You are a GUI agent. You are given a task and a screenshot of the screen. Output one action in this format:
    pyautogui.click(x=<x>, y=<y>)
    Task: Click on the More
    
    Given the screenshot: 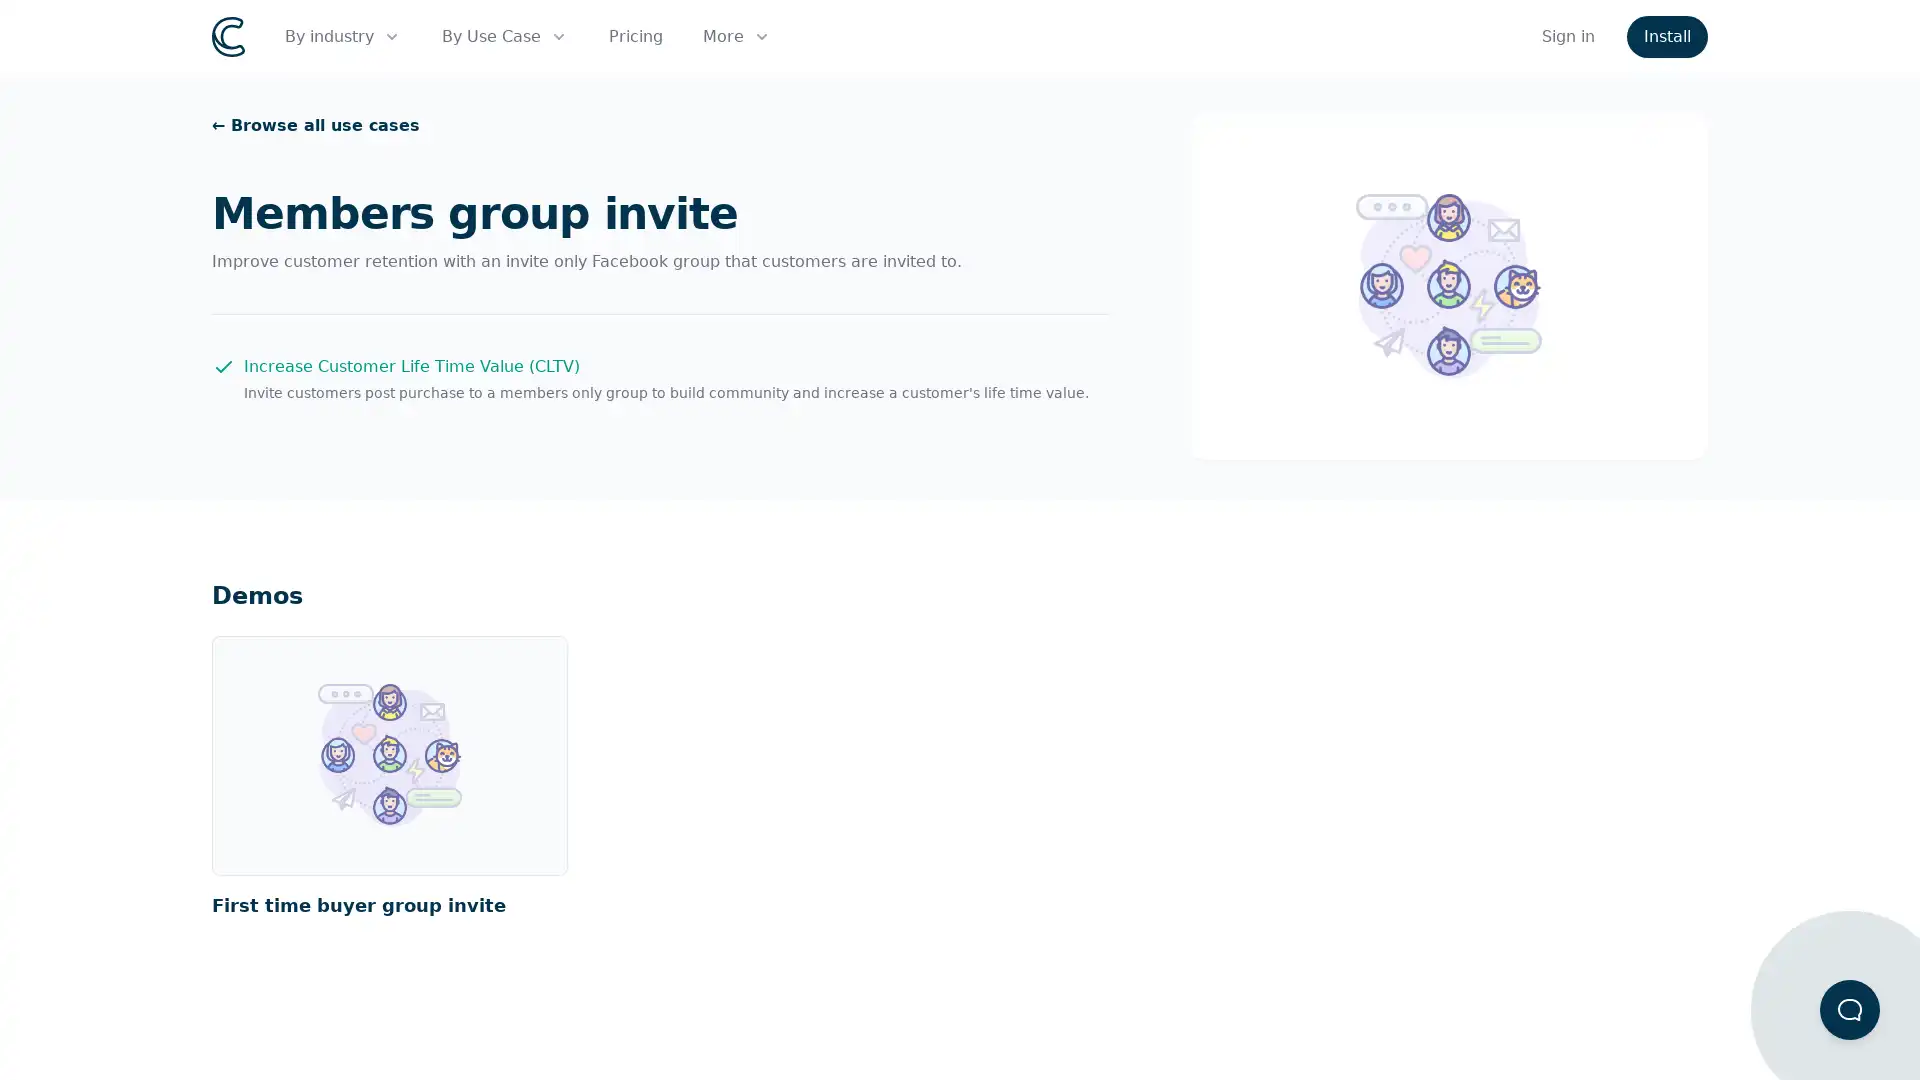 What is the action you would take?
    pyautogui.click(x=736, y=37)
    